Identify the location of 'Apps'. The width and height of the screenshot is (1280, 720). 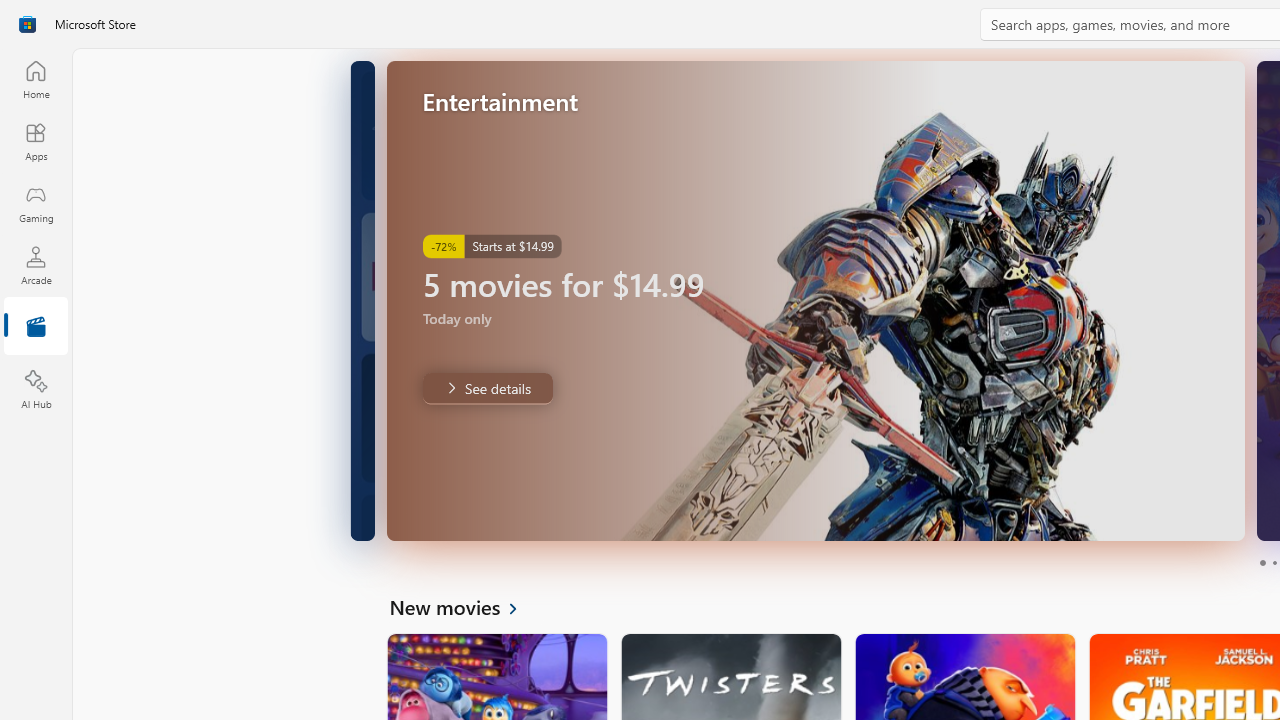
(35, 140).